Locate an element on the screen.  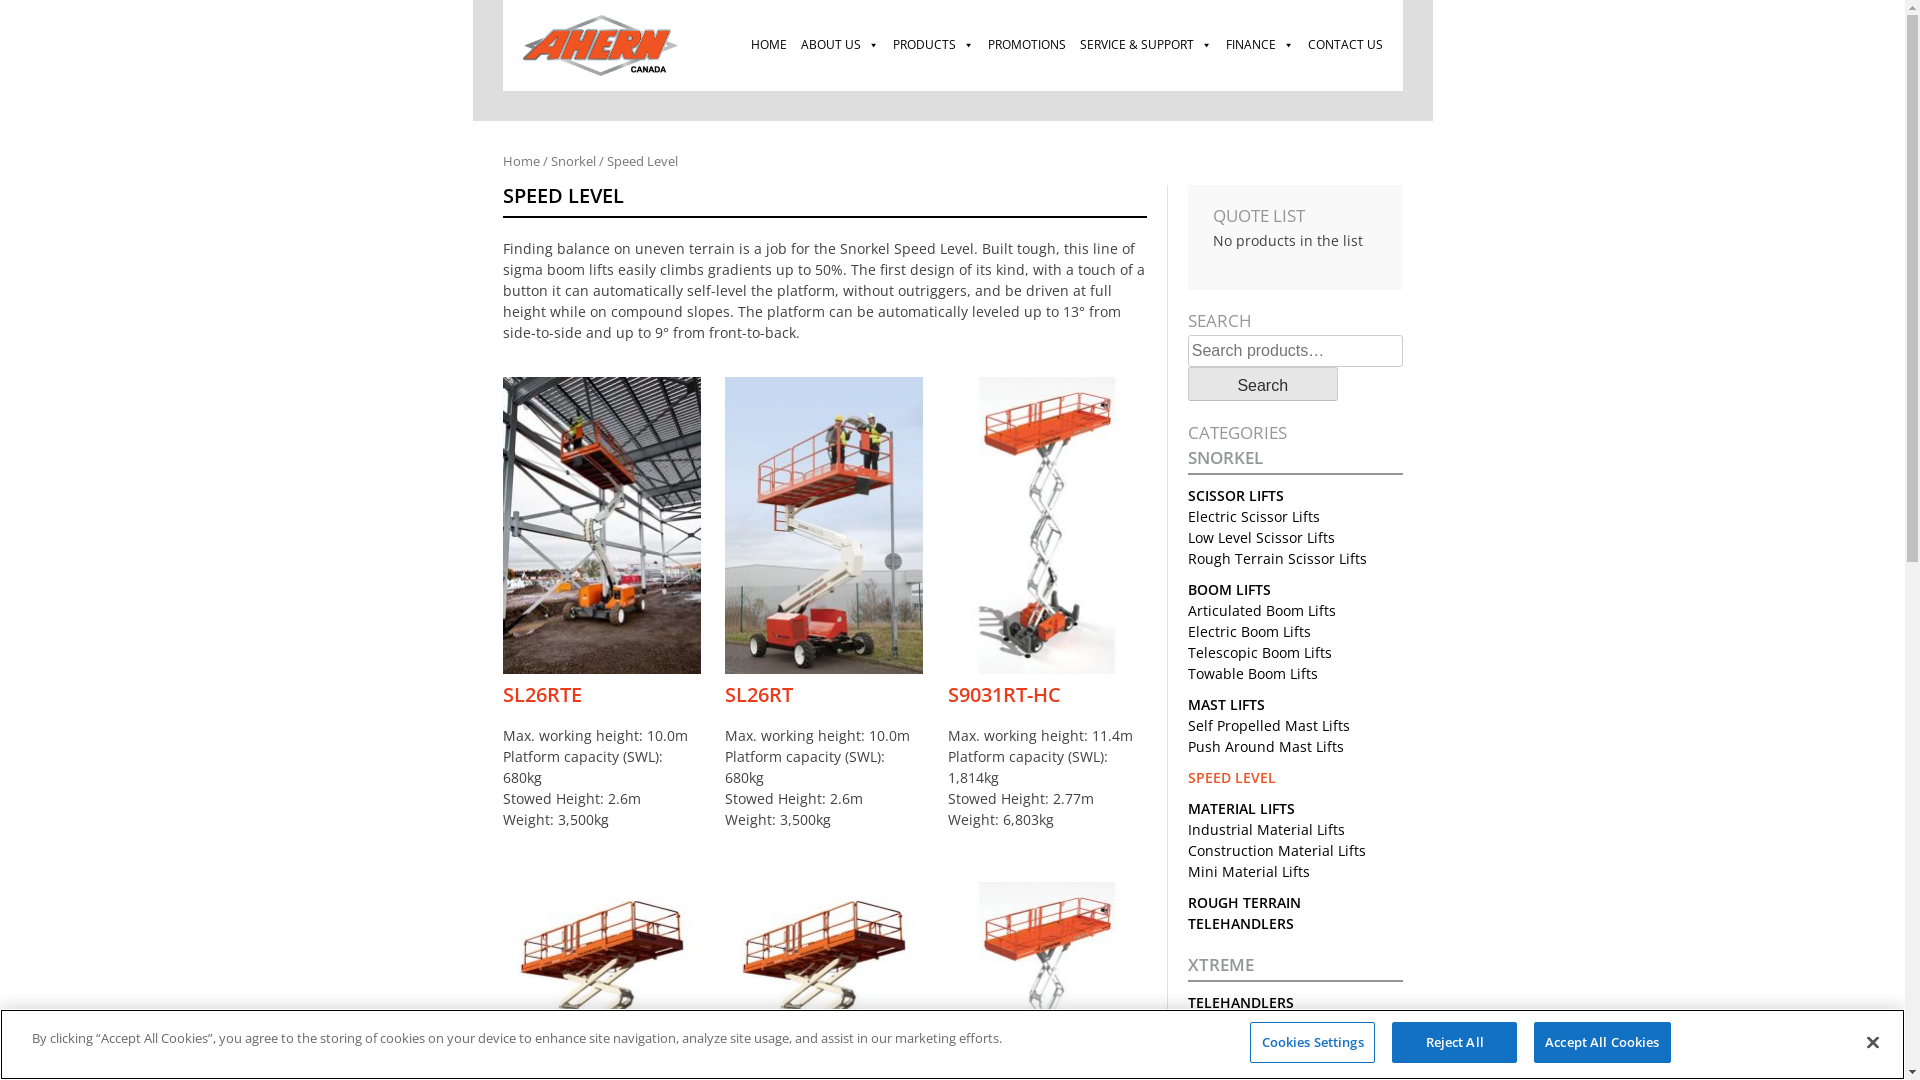
'Electric Boom Lifts' is located at coordinates (1248, 631).